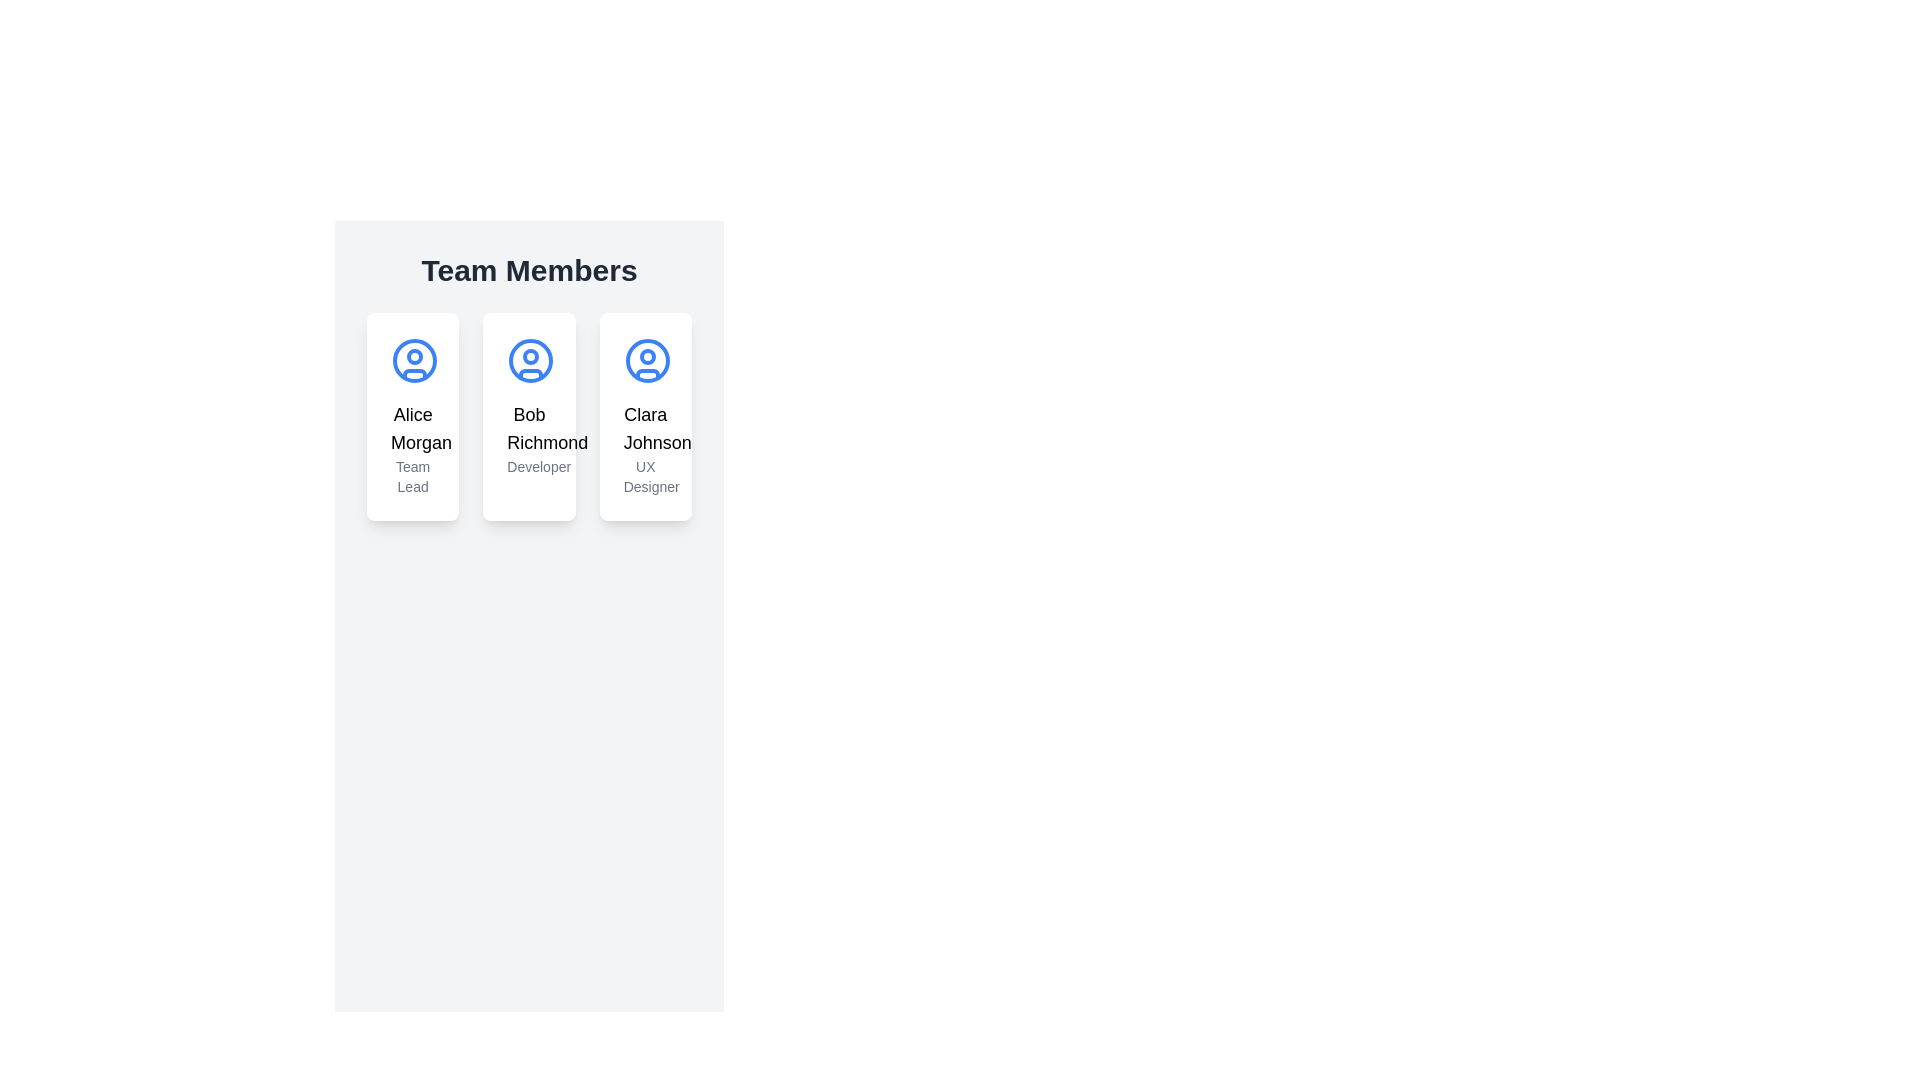 The height and width of the screenshot is (1080, 1920). I want to click on the avatar icon representing the user 'Bob Richmond', located in the middle card under the 'Team Members' title, so click(531, 361).